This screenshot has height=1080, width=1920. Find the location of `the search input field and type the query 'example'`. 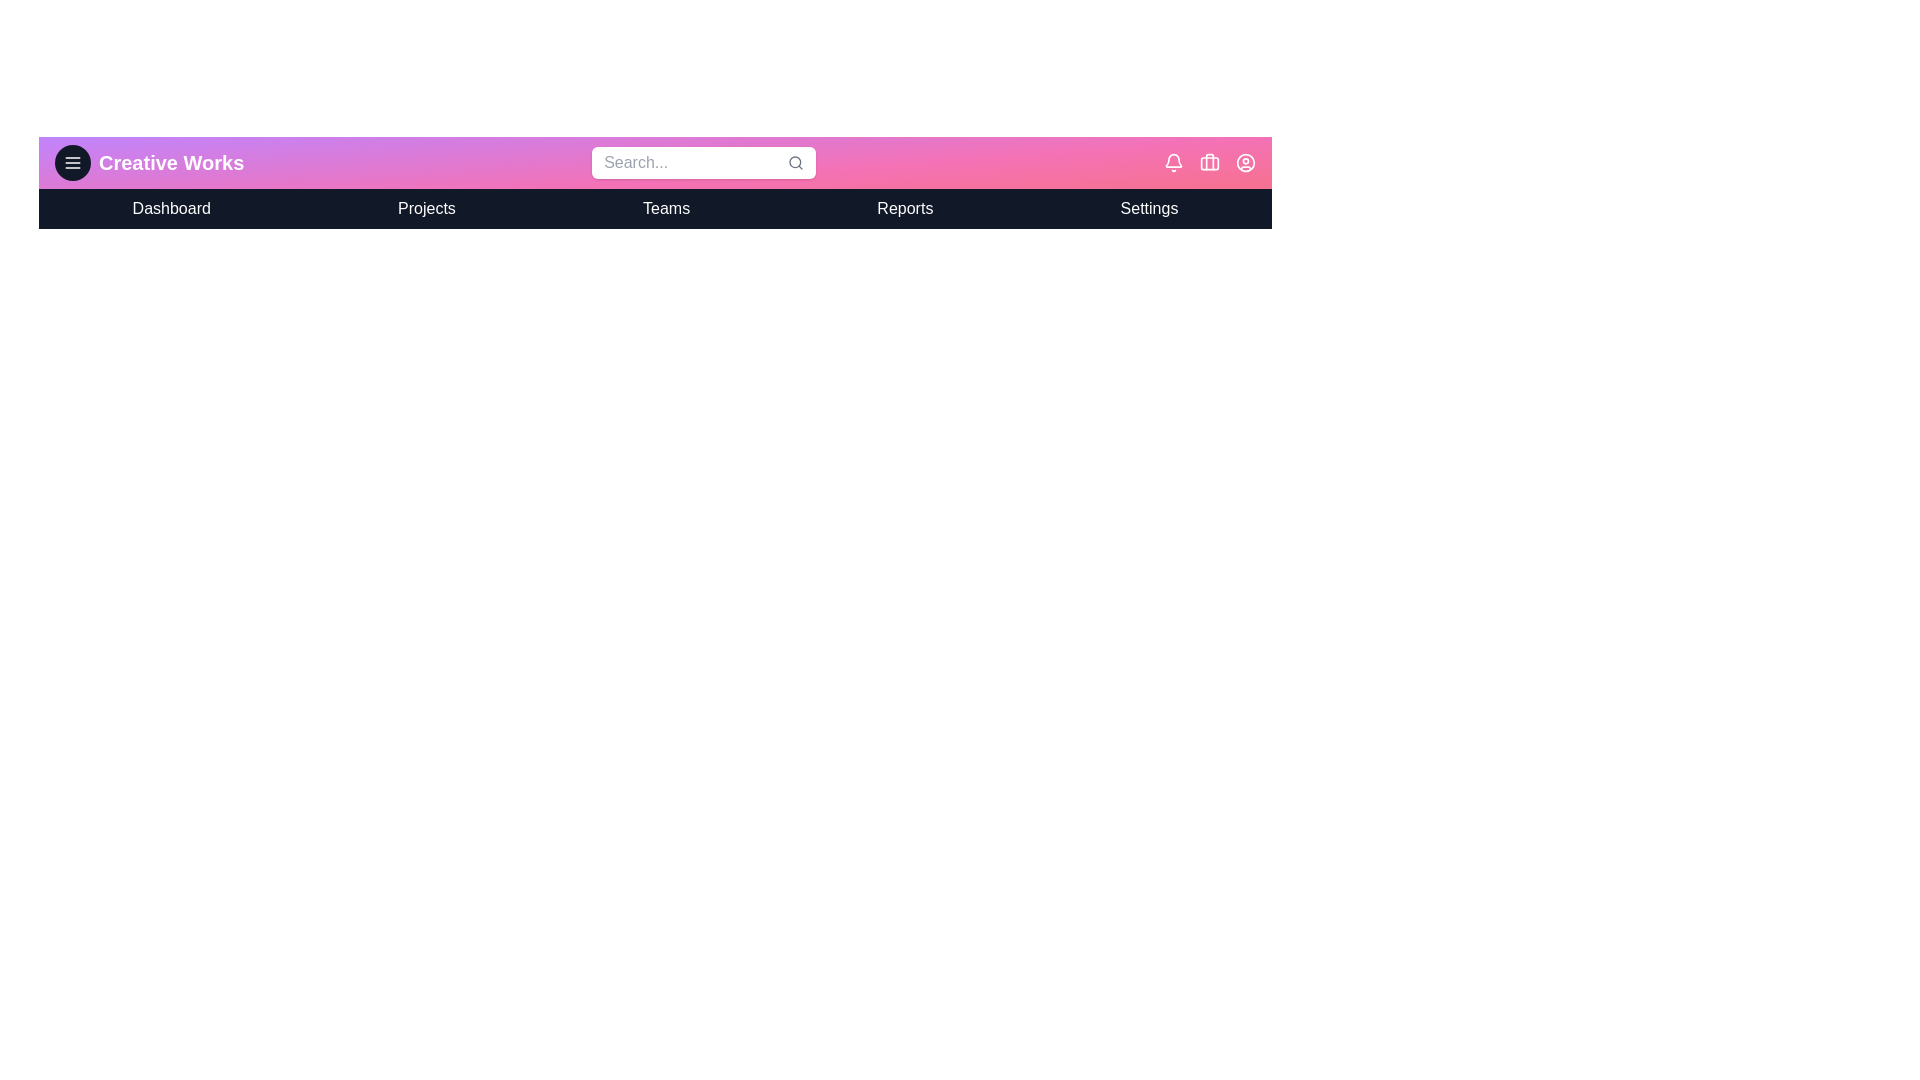

the search input field and type the query 'example' is located at coordinates (704, 161).